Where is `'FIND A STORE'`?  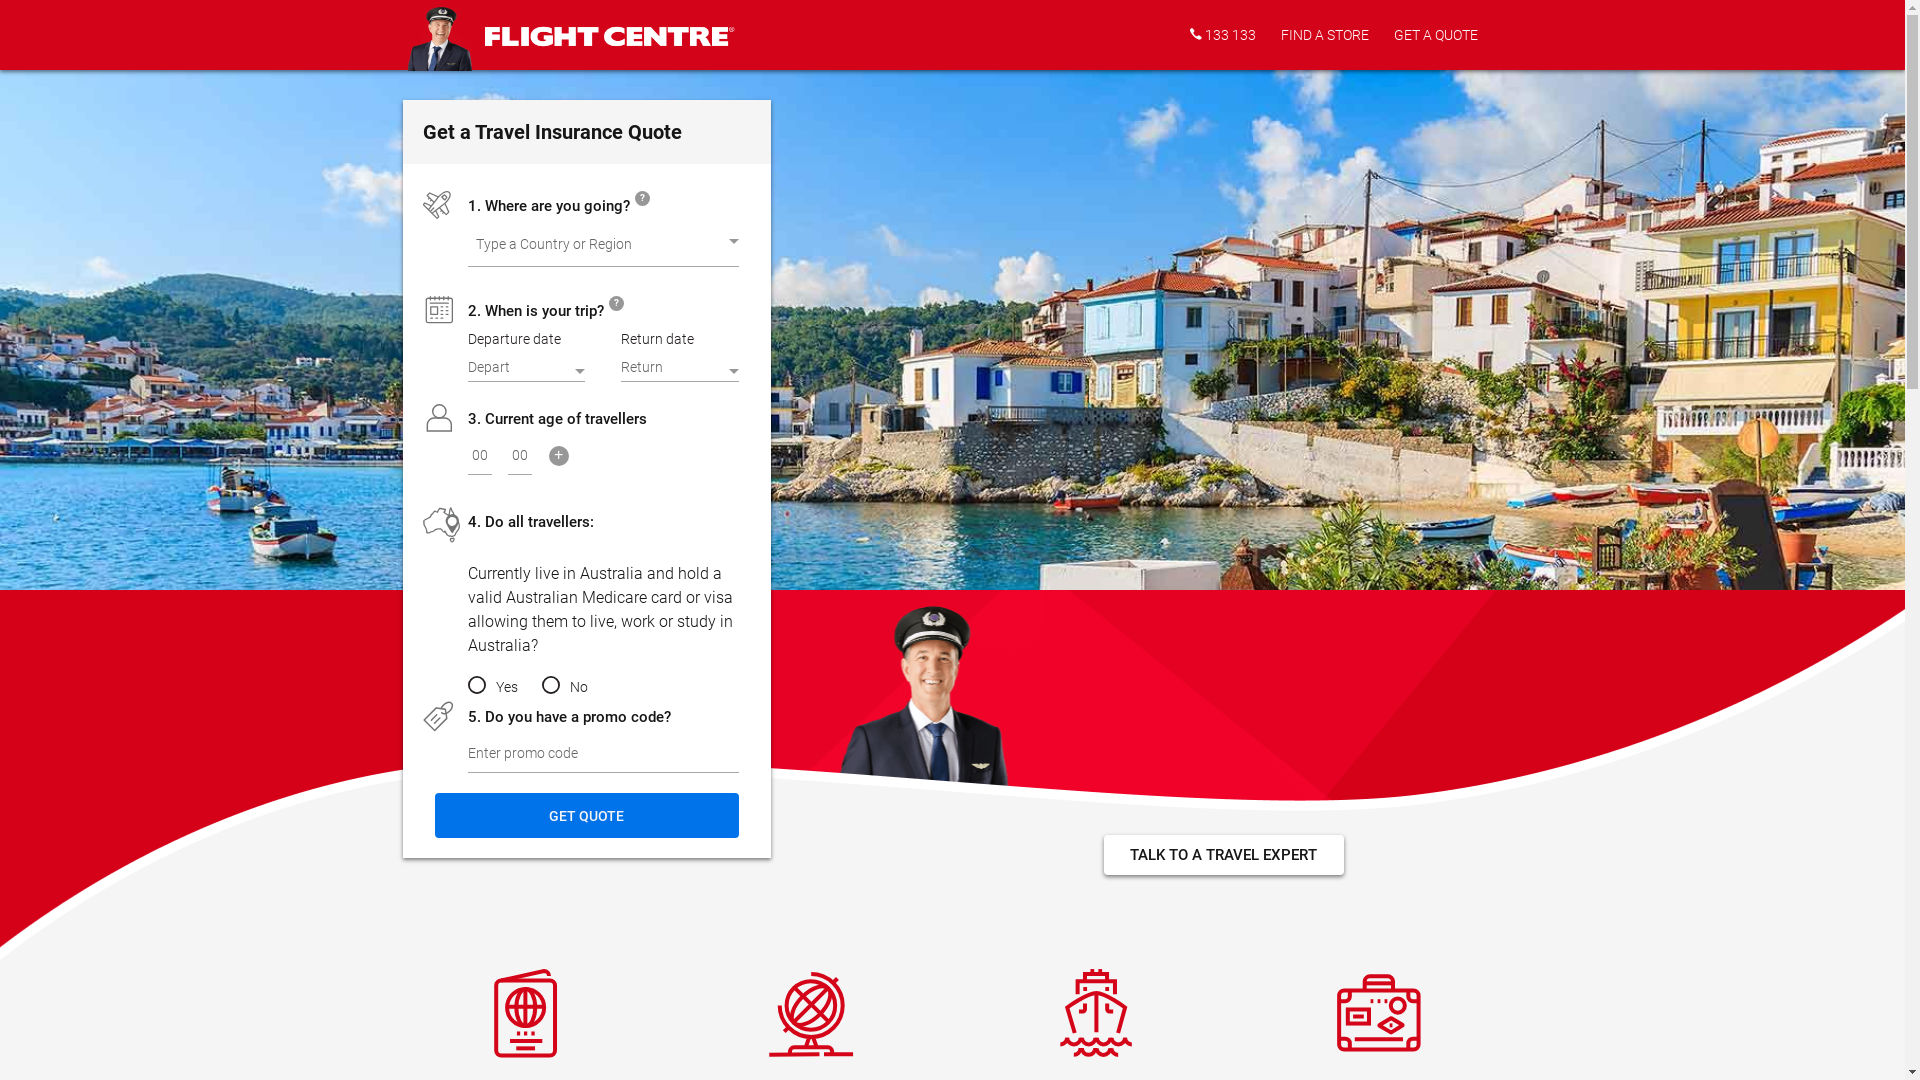 'FIND A STORE' is located at coordinates (1324, 34).